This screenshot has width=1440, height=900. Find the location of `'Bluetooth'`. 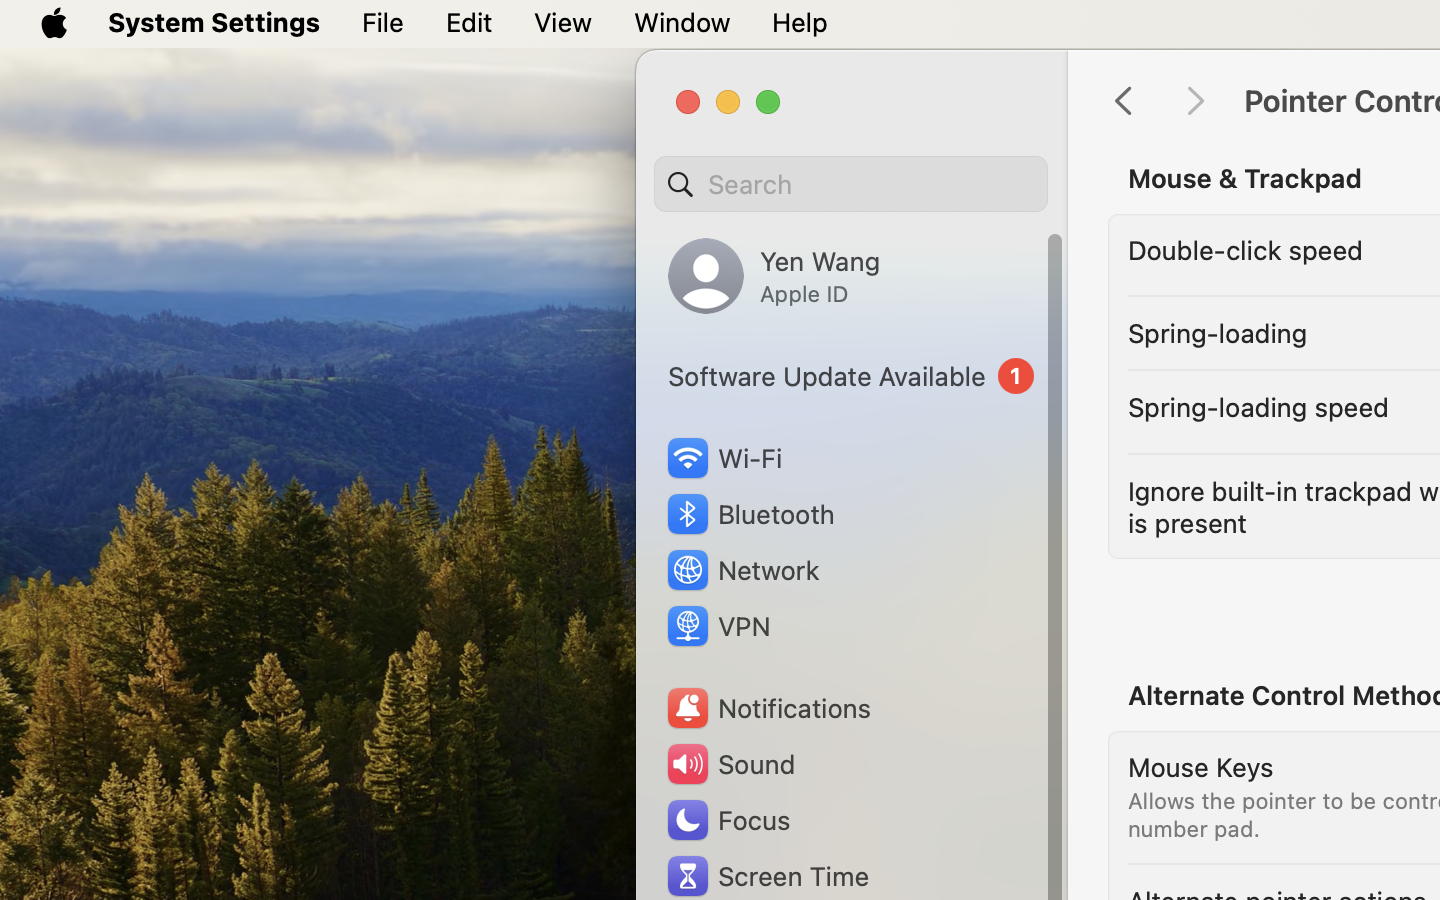

'Bluetooth' is located at coordinates (748, 512).